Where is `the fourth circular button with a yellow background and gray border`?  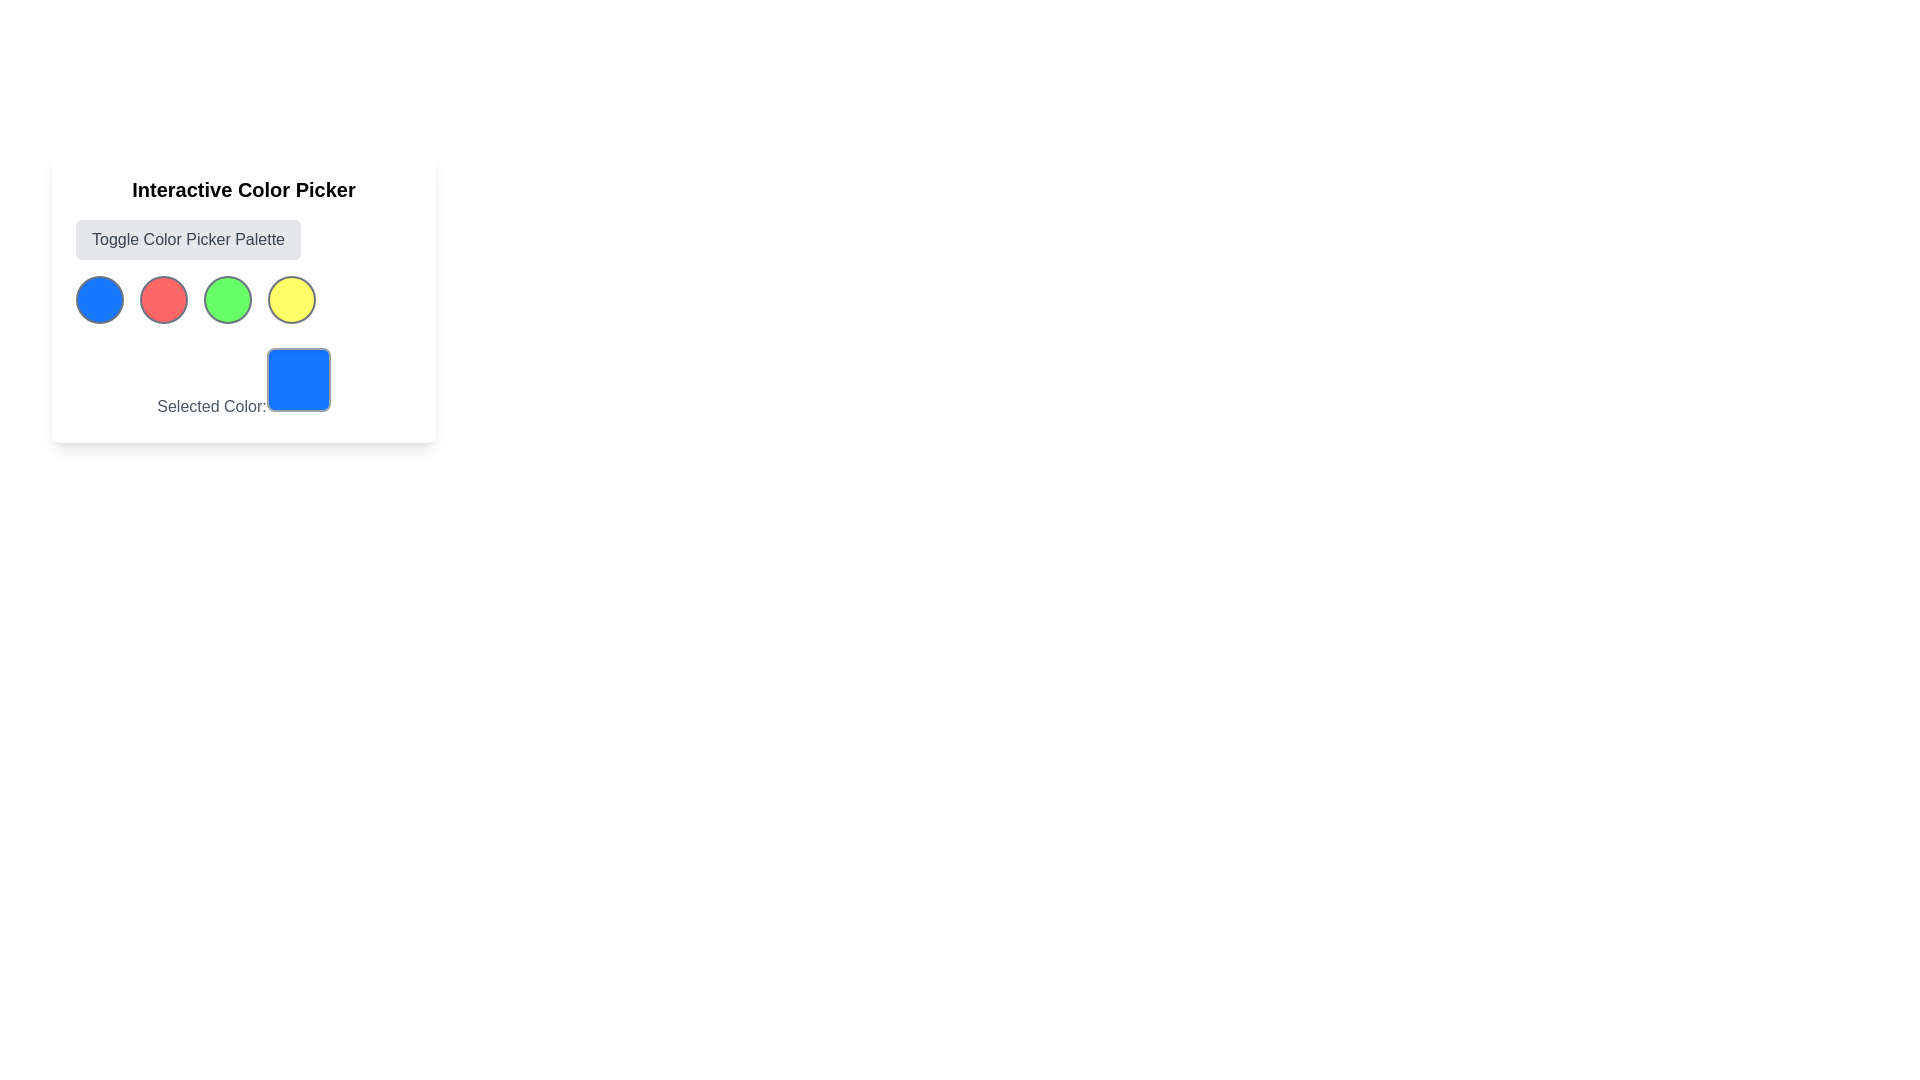
the fourth circular button with a yellow background and gray border is located at coordinates (291, 300).